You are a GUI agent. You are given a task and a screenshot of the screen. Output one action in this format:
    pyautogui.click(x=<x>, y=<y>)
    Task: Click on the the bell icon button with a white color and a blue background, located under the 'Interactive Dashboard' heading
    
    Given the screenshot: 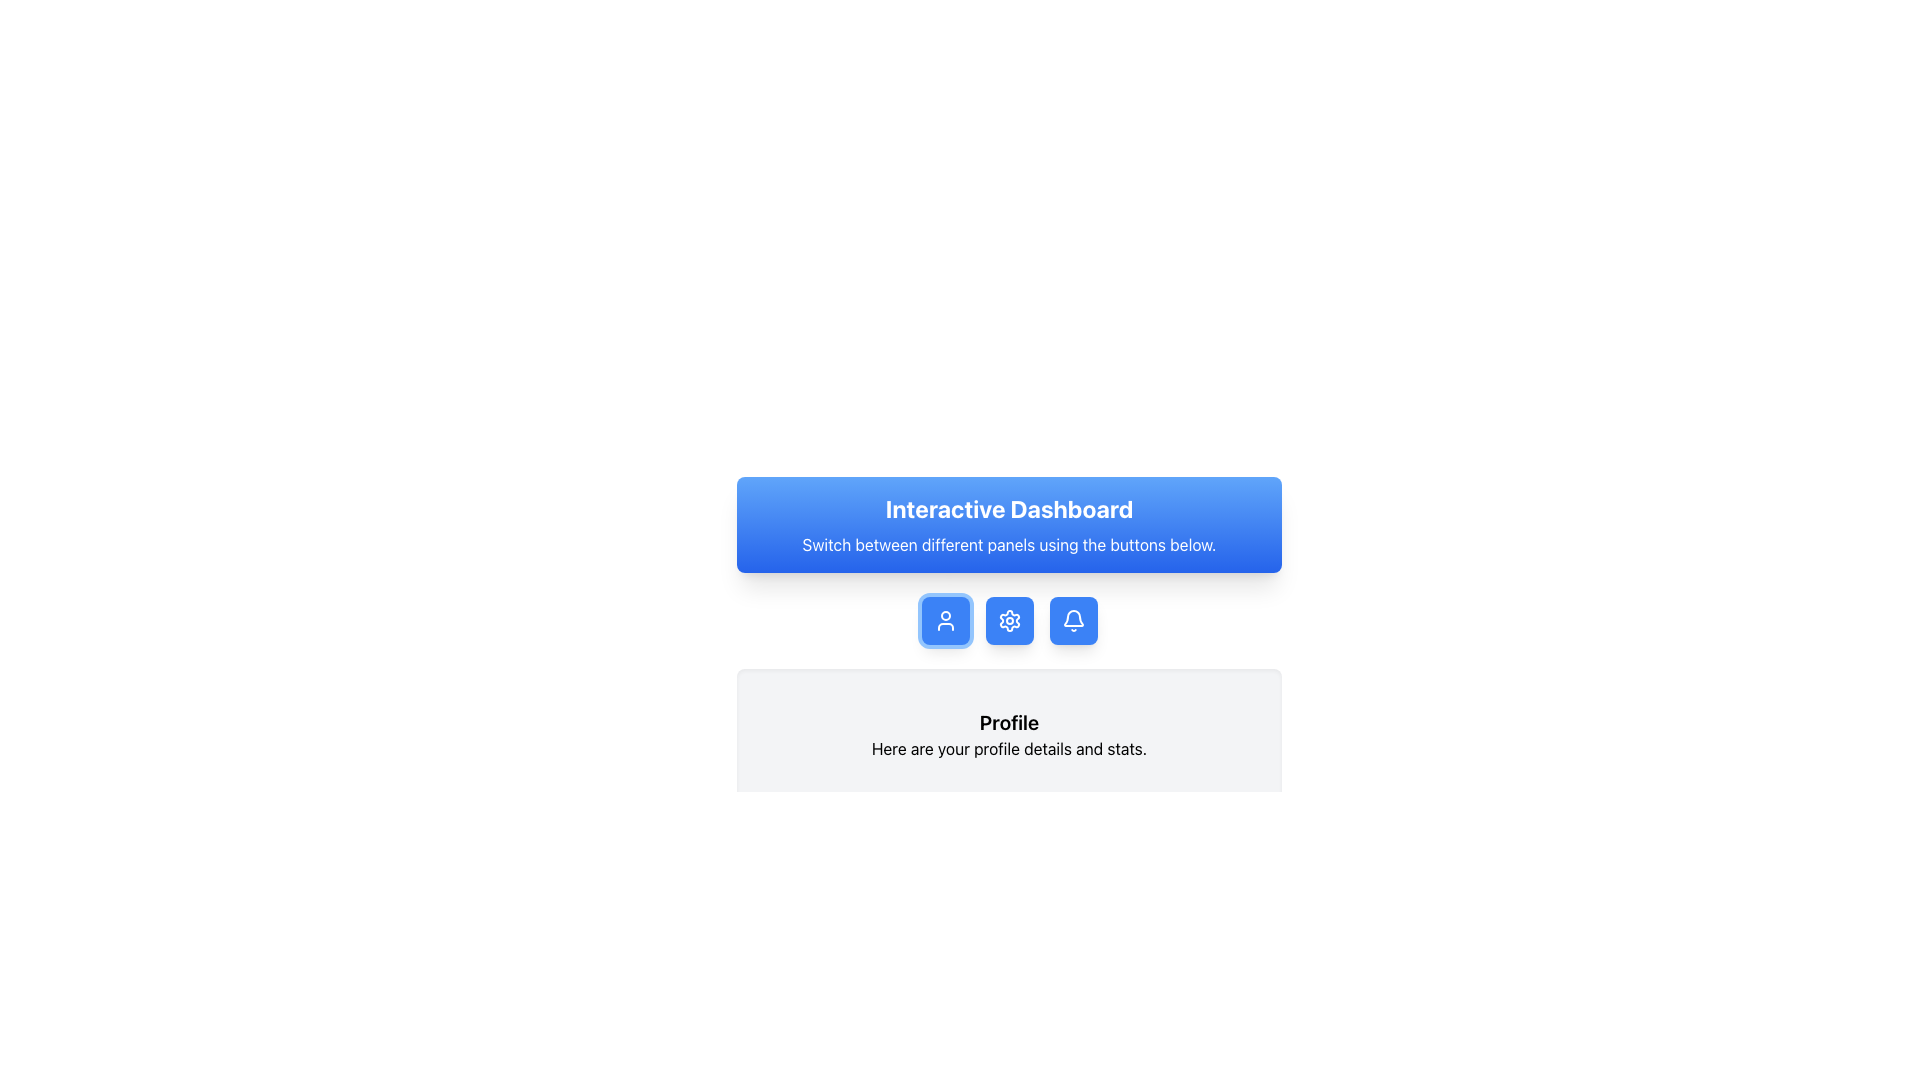 What is the action you would take?
    pyautogui.click(x=1072, y=620)
    